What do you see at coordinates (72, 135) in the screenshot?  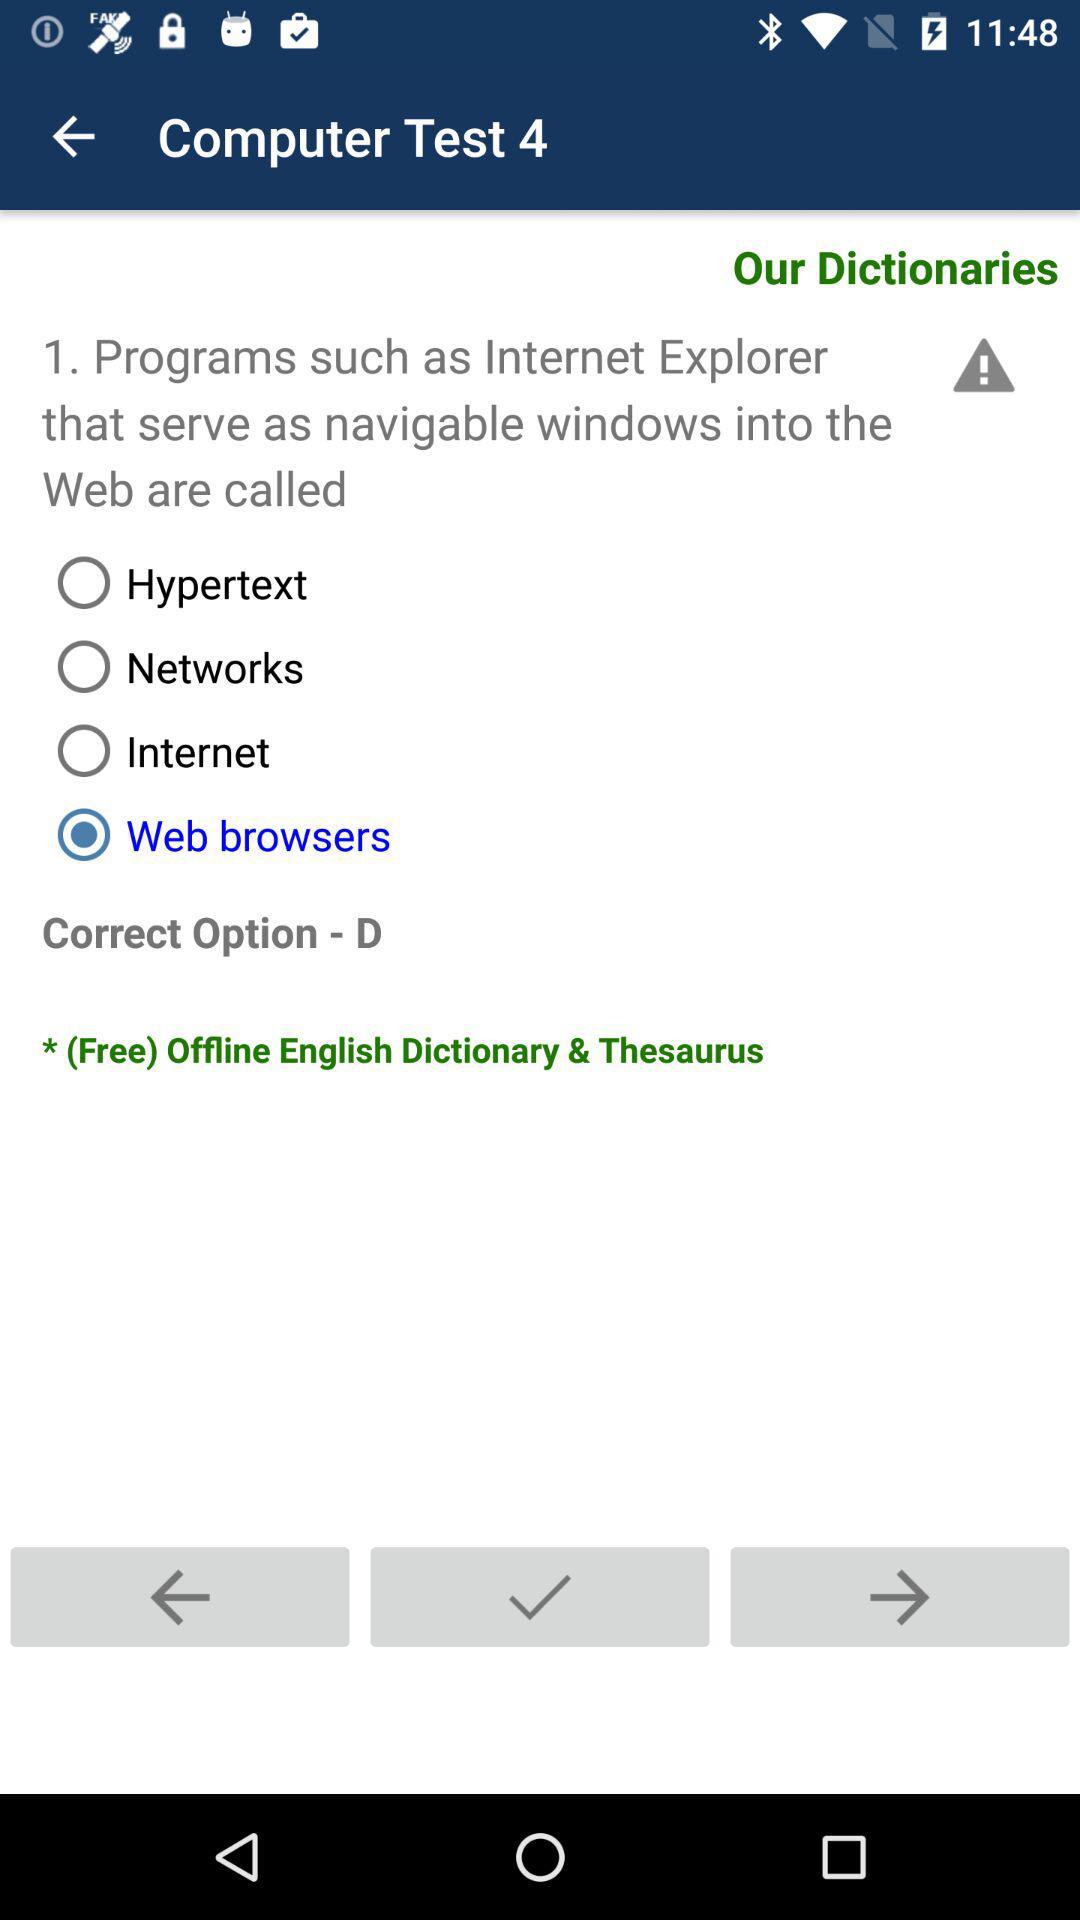 I see `item to the left of computer test 4 item` at bounding box center [72, 135].